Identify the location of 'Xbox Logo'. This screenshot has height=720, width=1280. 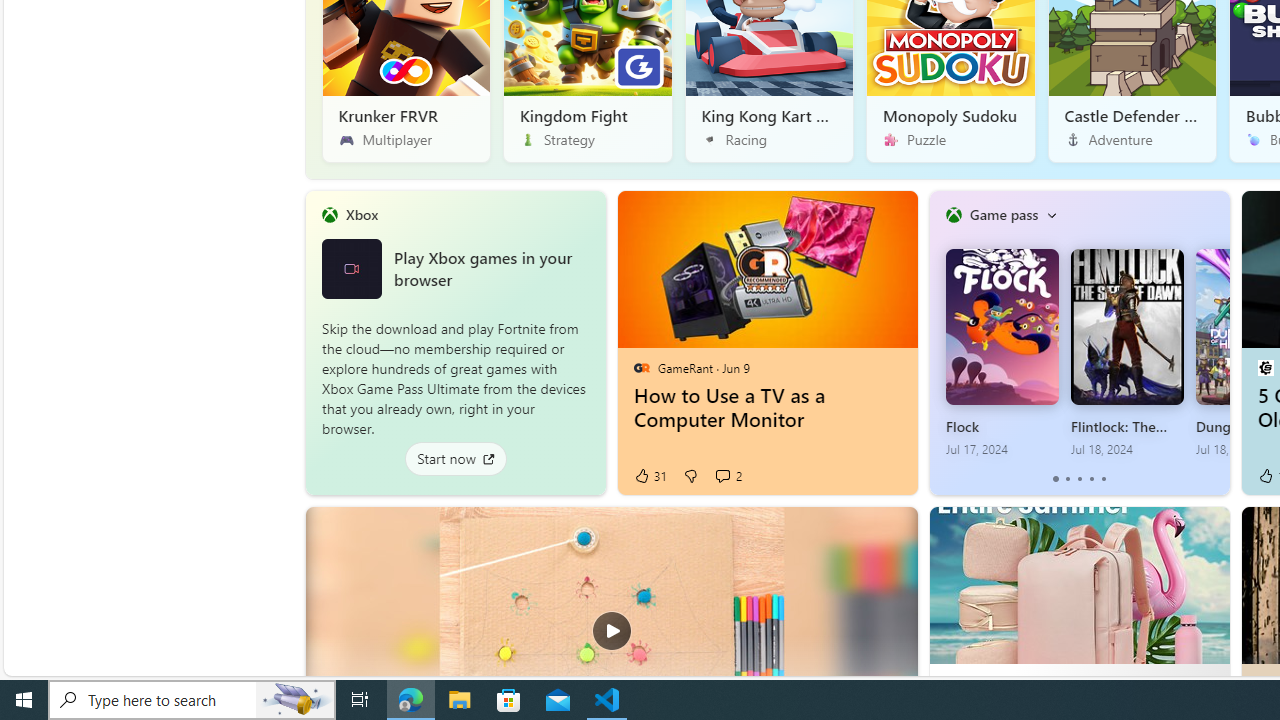
(351, 267).